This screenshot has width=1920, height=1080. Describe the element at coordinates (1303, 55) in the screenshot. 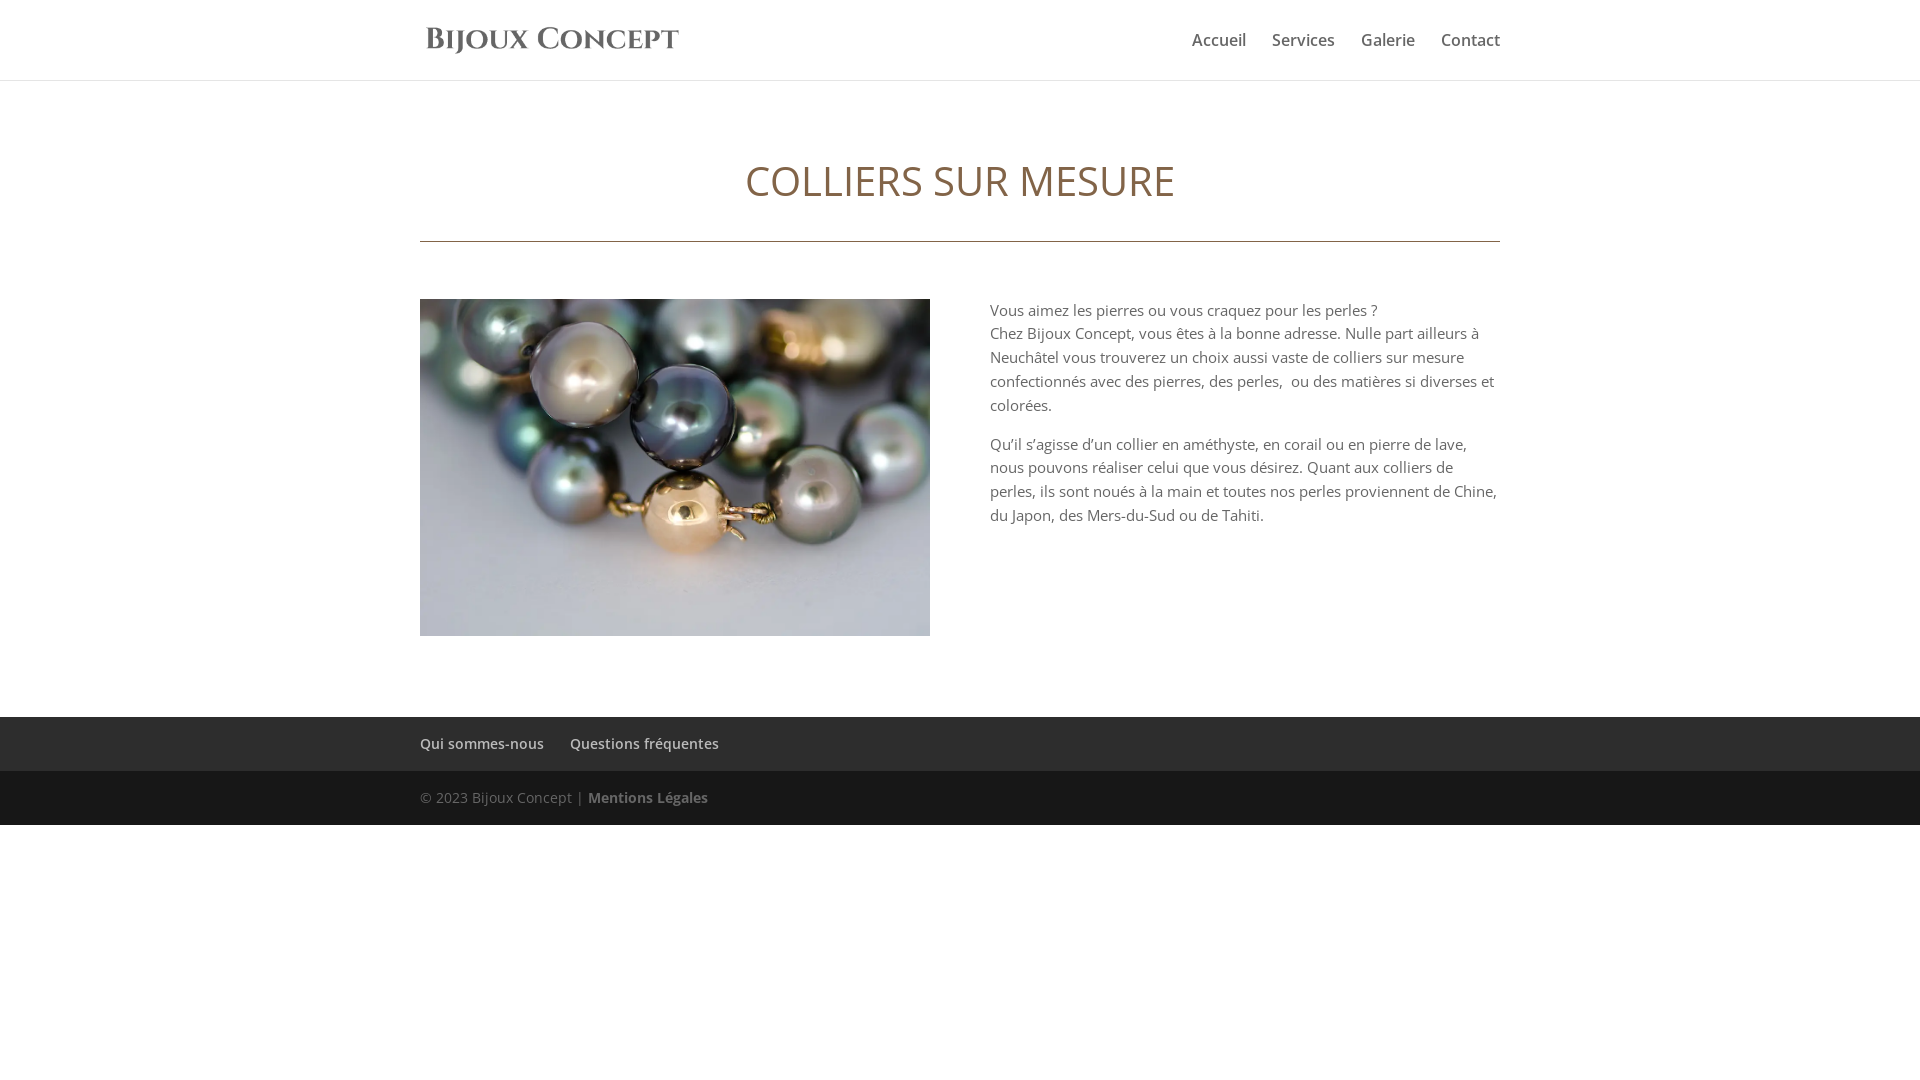

I see `'Services'` at that location.